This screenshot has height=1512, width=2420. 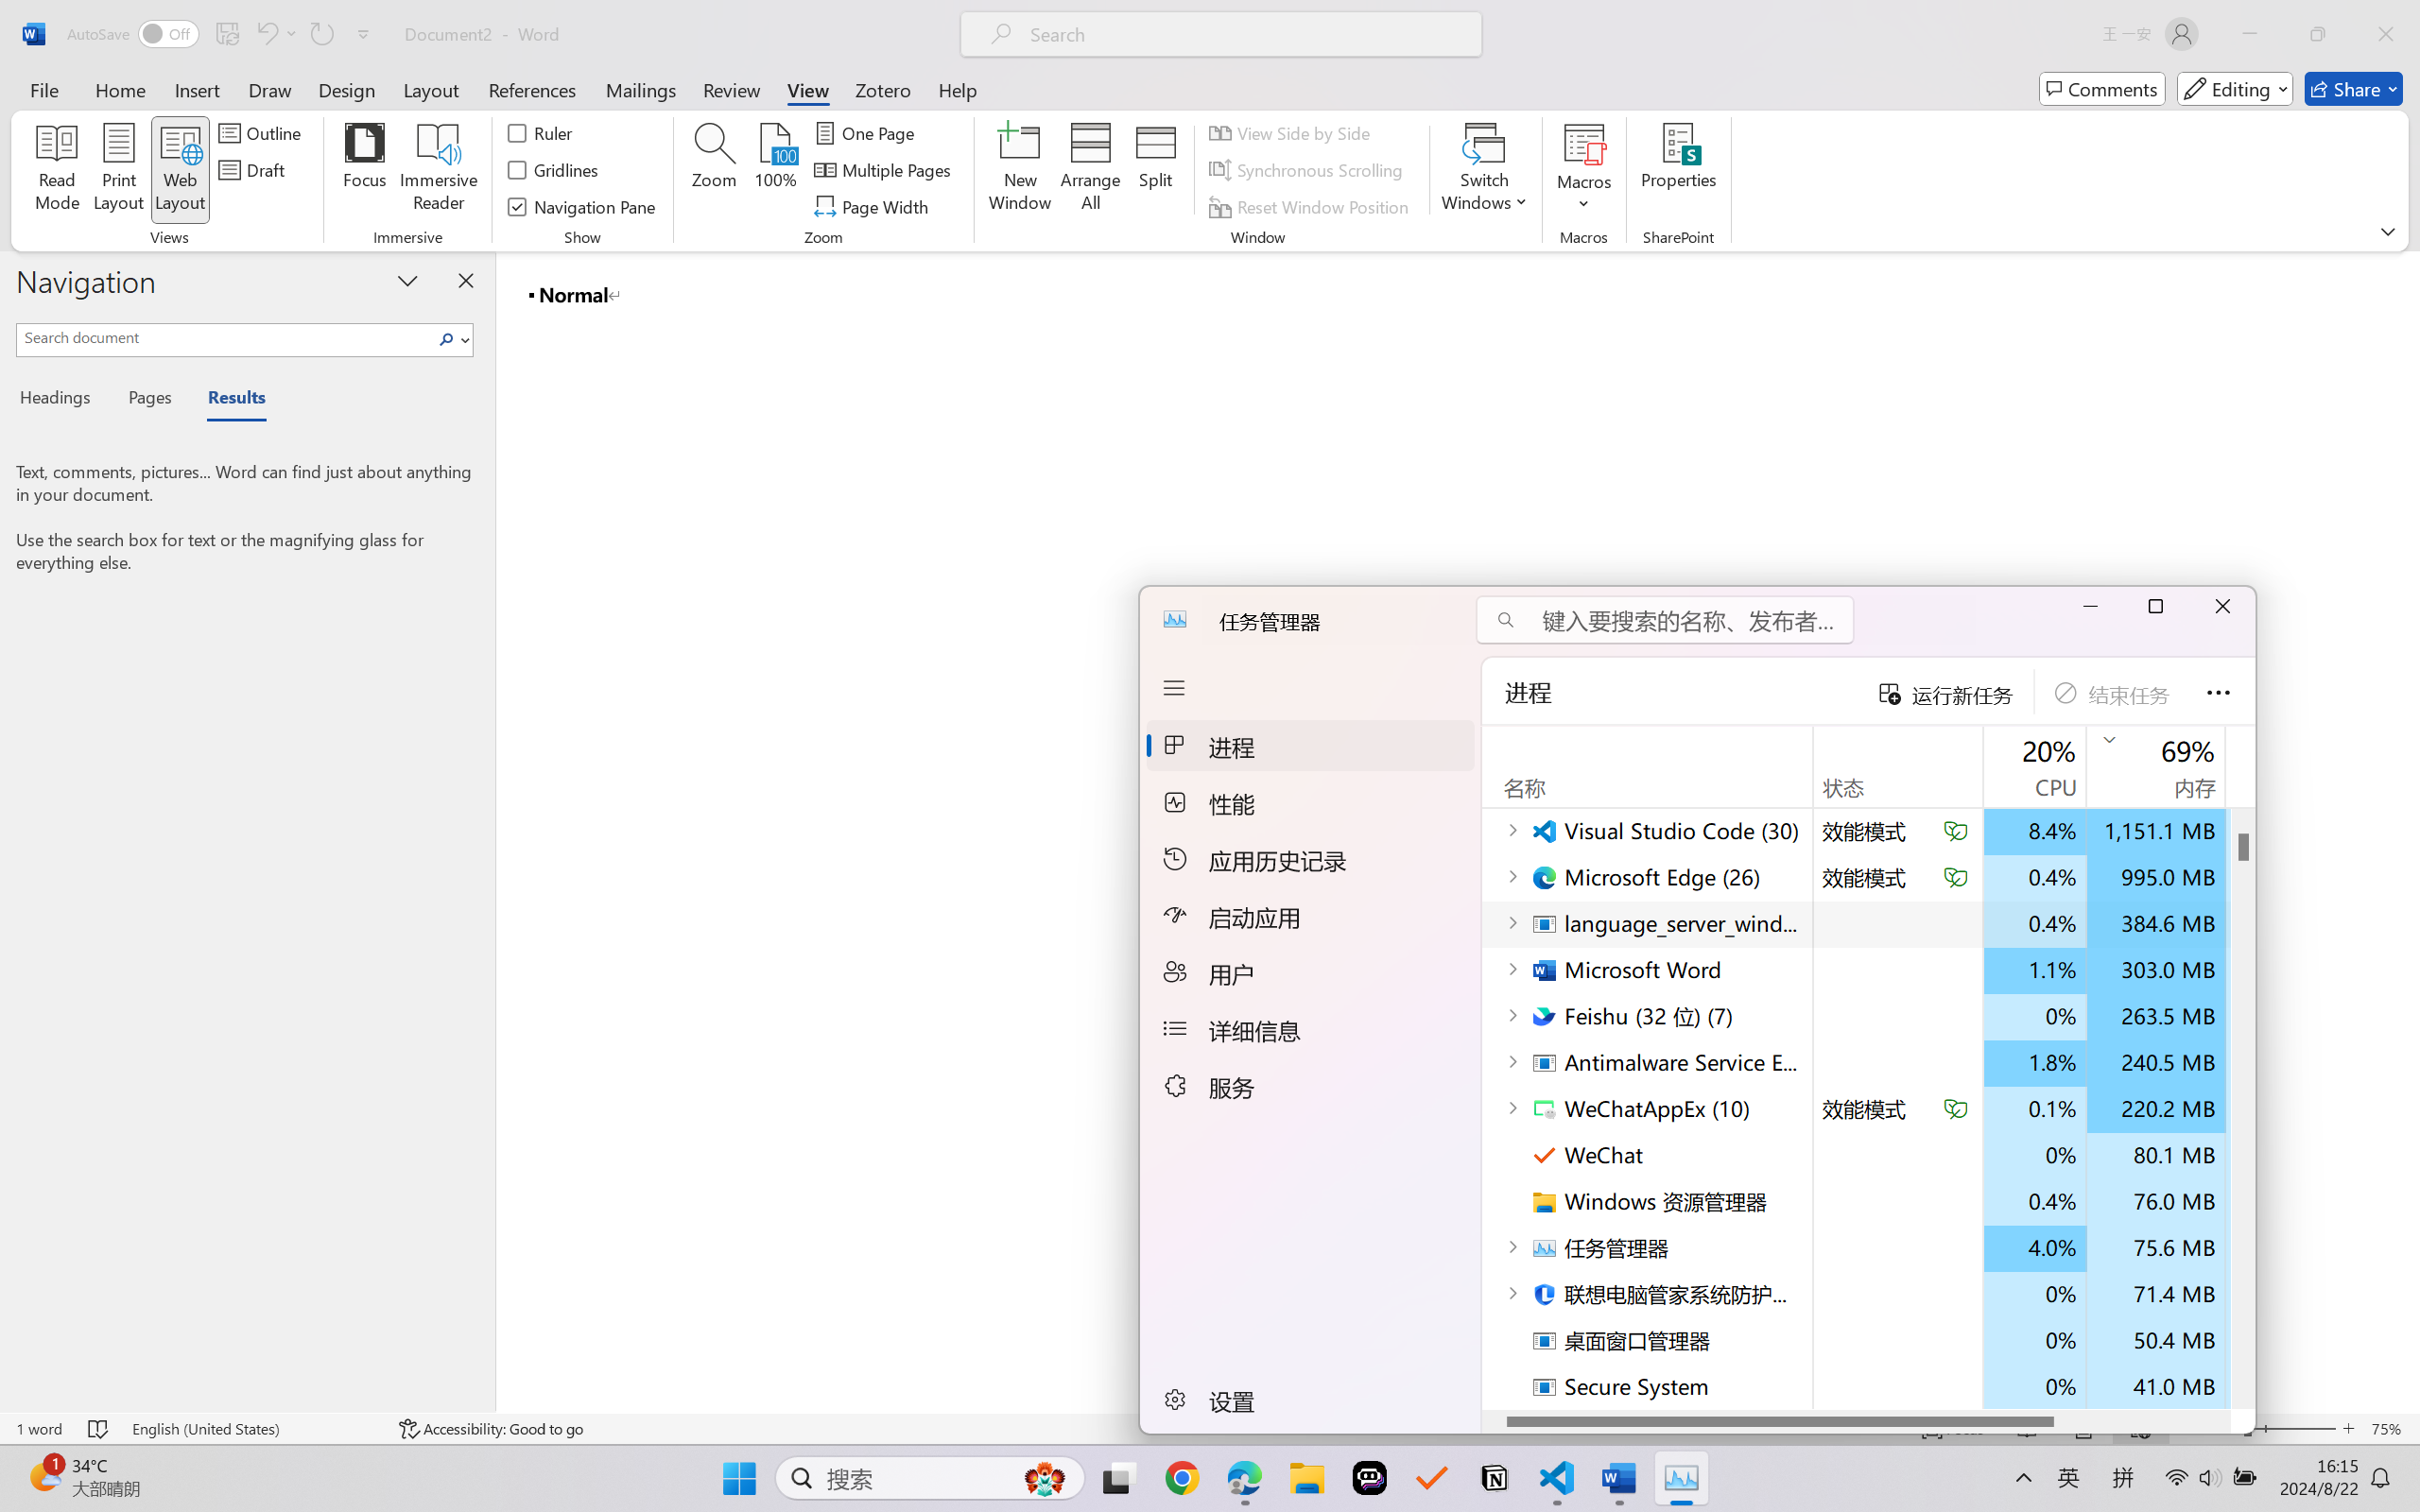 I want to click on 'One Page', so click(x=866, y=131).